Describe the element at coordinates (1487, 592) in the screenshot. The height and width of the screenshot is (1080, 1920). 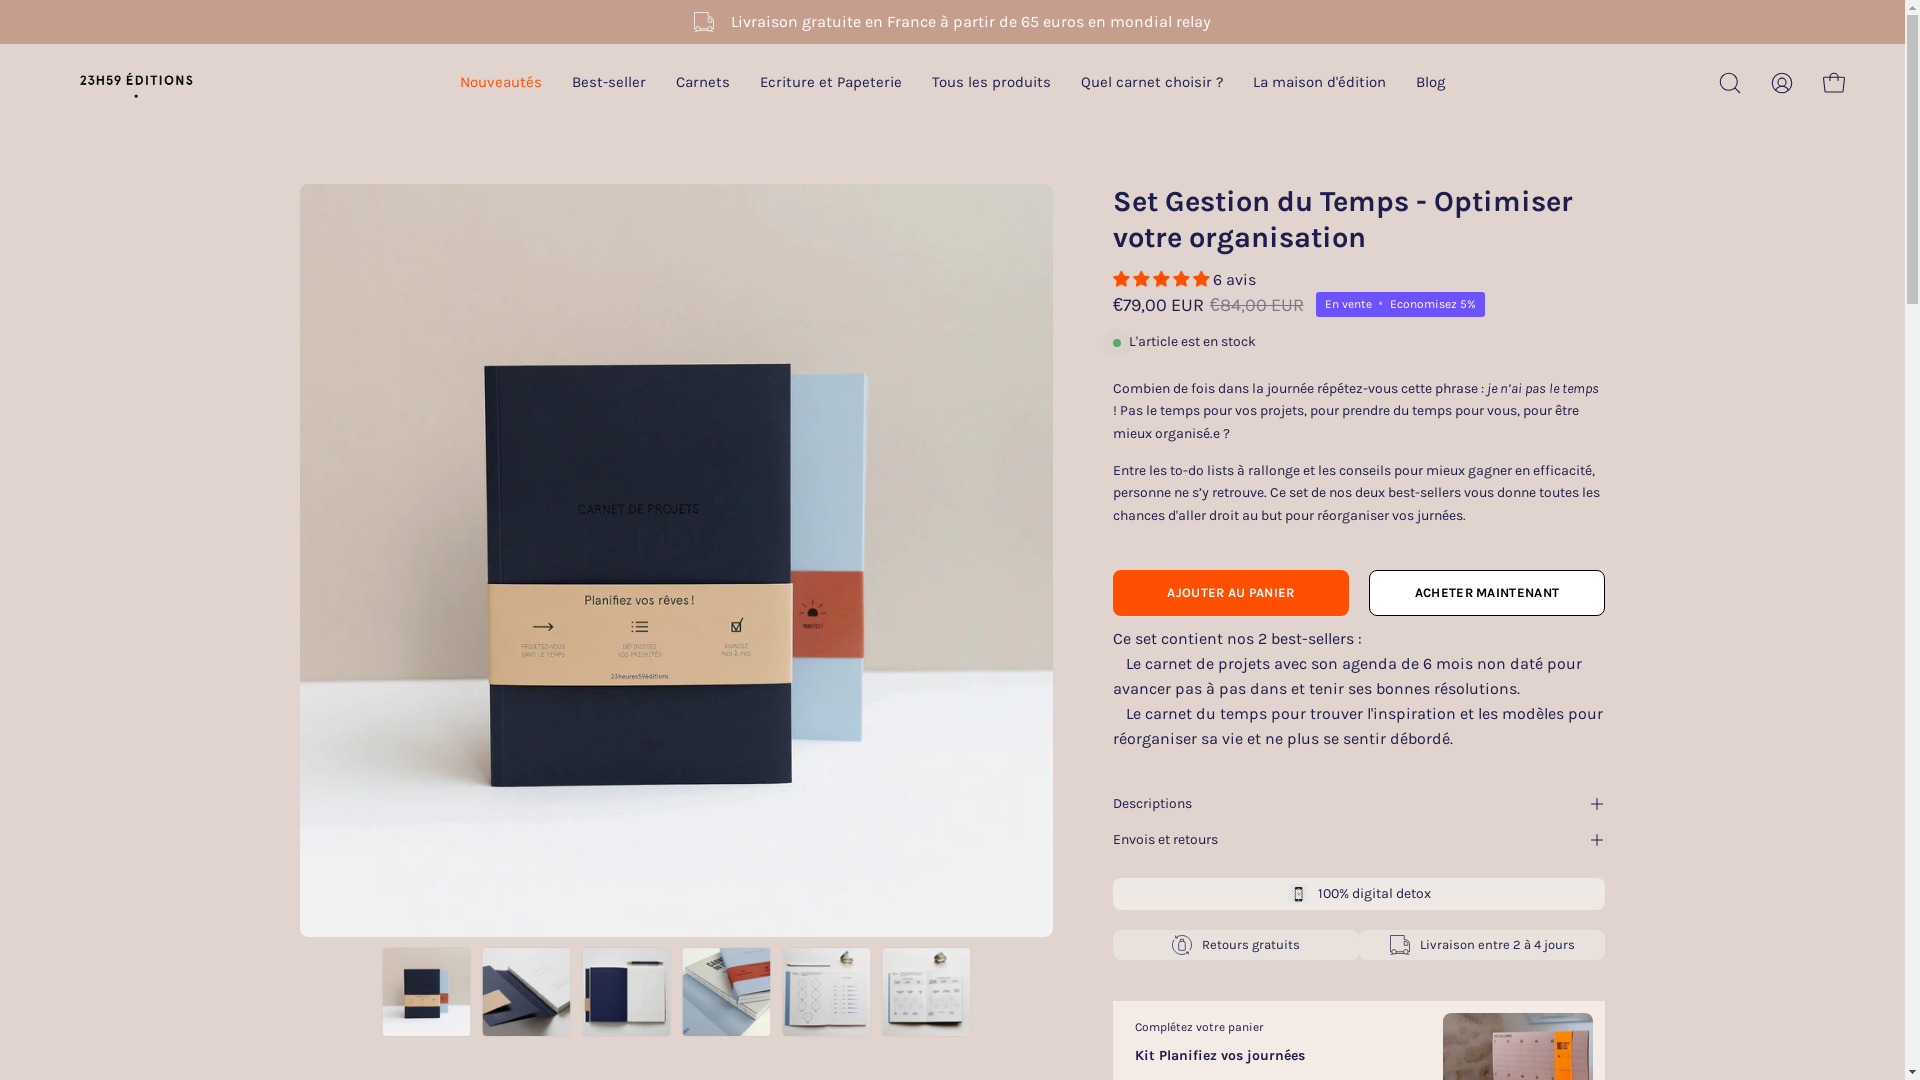
I see `'ACHETER MAINTENANT'` at that location.